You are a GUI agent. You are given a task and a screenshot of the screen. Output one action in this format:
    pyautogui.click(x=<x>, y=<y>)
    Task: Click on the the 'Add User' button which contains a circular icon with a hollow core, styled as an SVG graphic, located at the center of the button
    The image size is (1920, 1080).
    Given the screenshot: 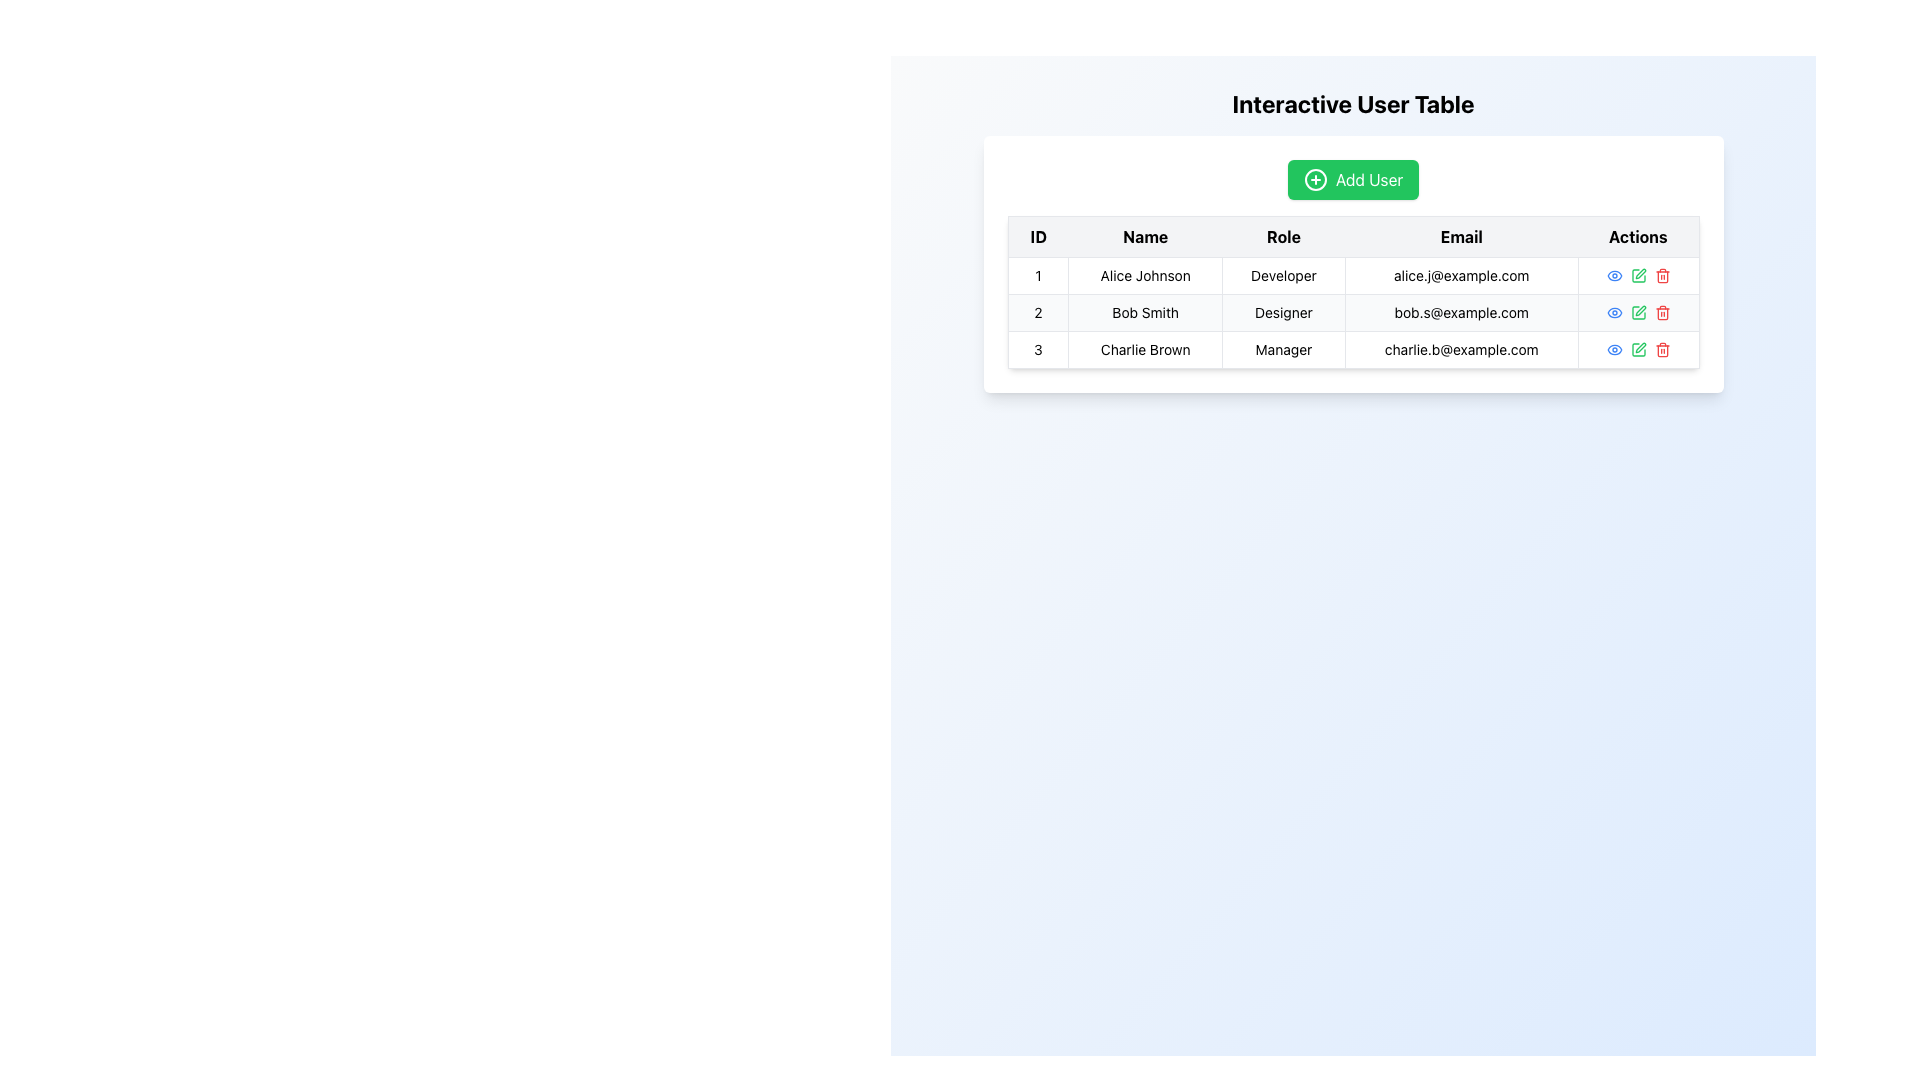 What is the action you would take?
    pyautogui.click(x=1315, y=180)
    